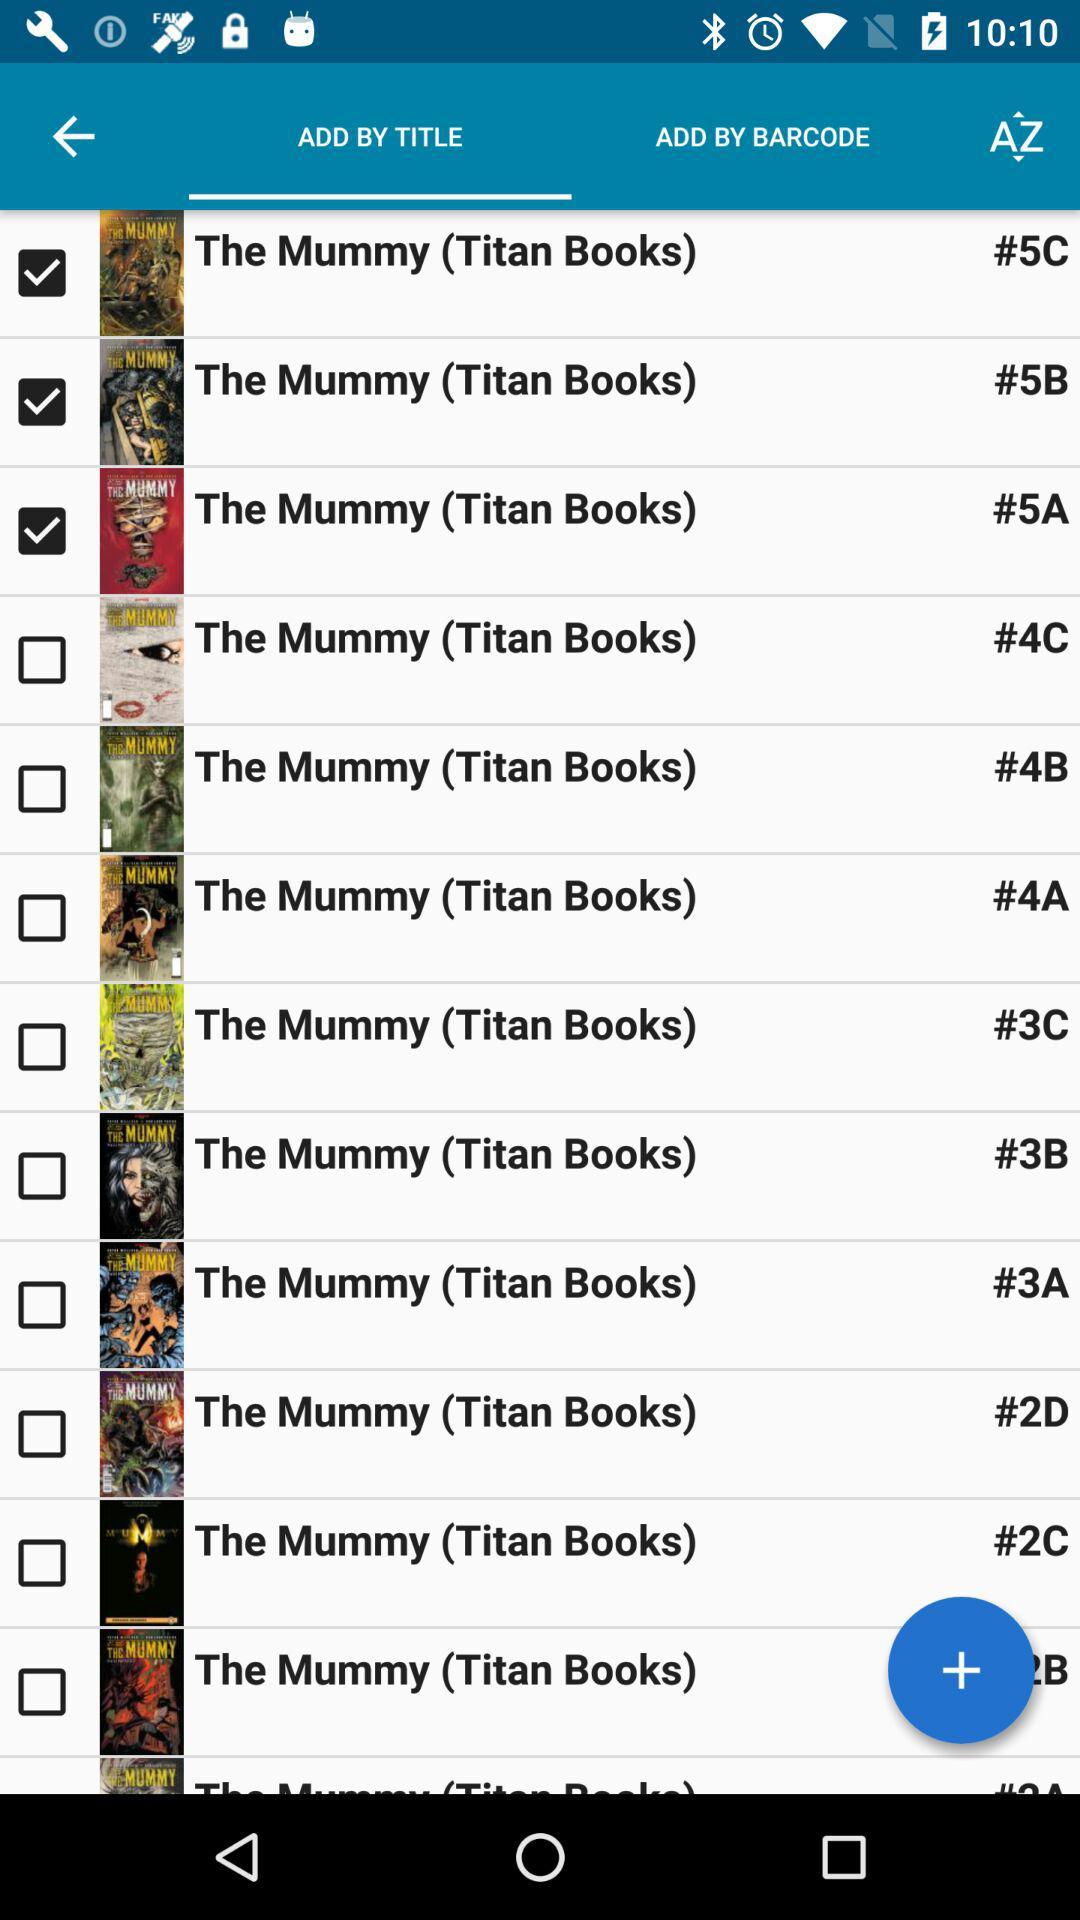  Describe the element at coordinates (48, 1045) in the screenshot. I see `check box` at that location.